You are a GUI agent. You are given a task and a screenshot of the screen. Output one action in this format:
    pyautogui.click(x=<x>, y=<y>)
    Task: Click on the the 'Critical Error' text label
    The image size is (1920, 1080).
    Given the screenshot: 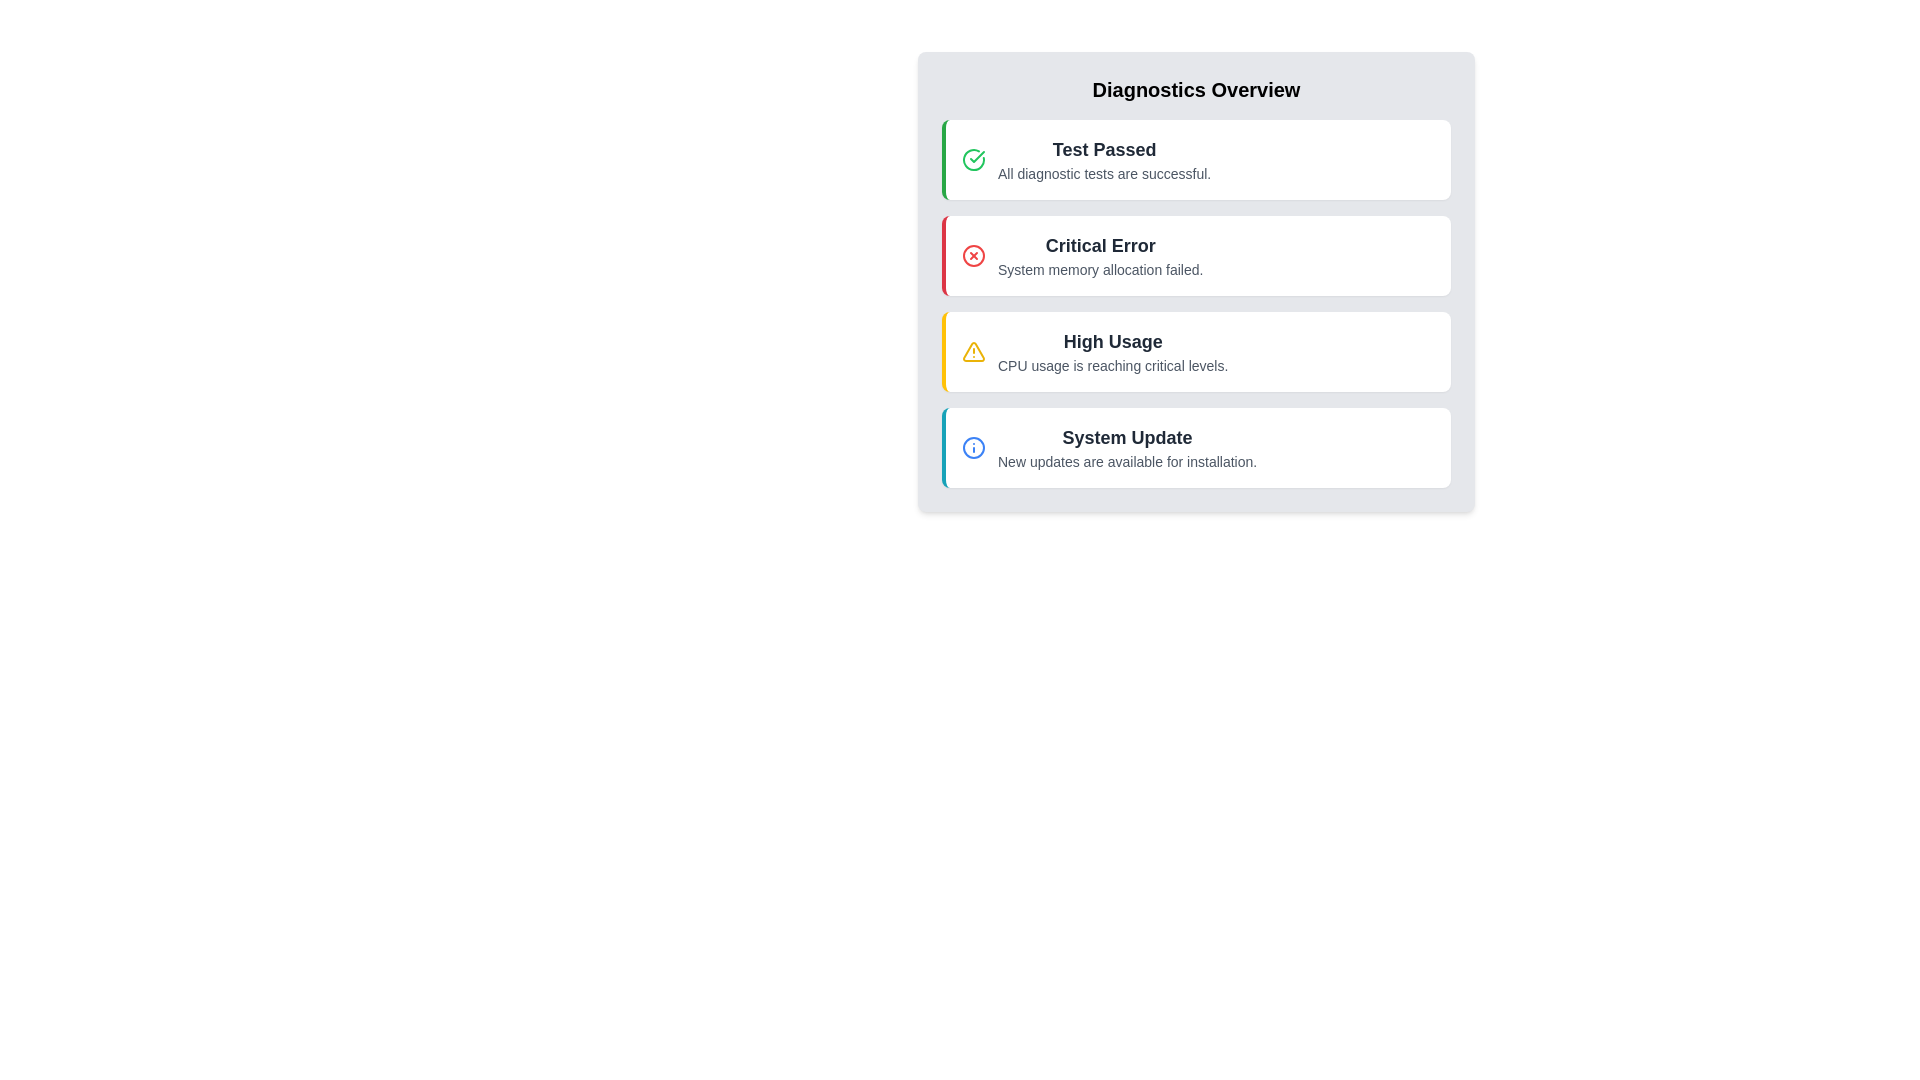 What is the action you would take?
    pyautogui.click(x=1099, y=245)
    